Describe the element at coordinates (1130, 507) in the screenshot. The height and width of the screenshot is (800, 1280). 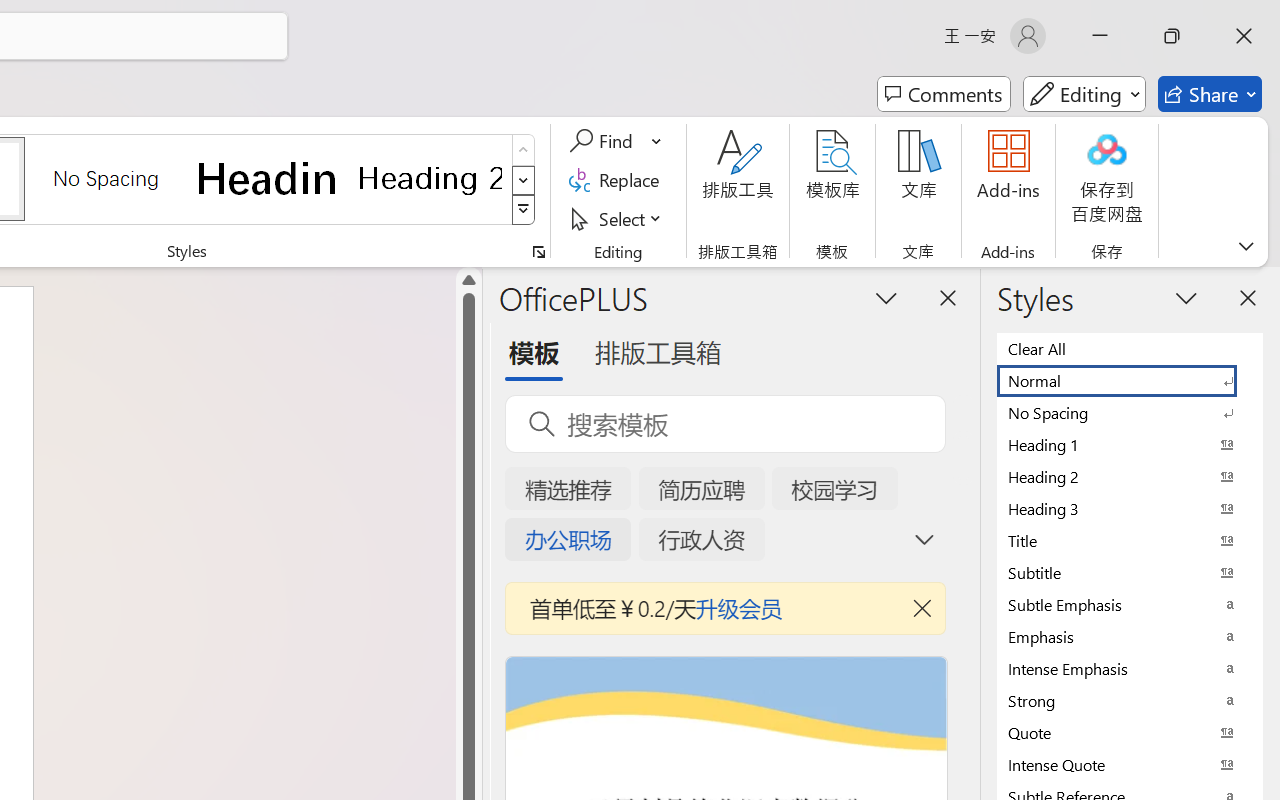
I see `'Heading 3'` at that location.